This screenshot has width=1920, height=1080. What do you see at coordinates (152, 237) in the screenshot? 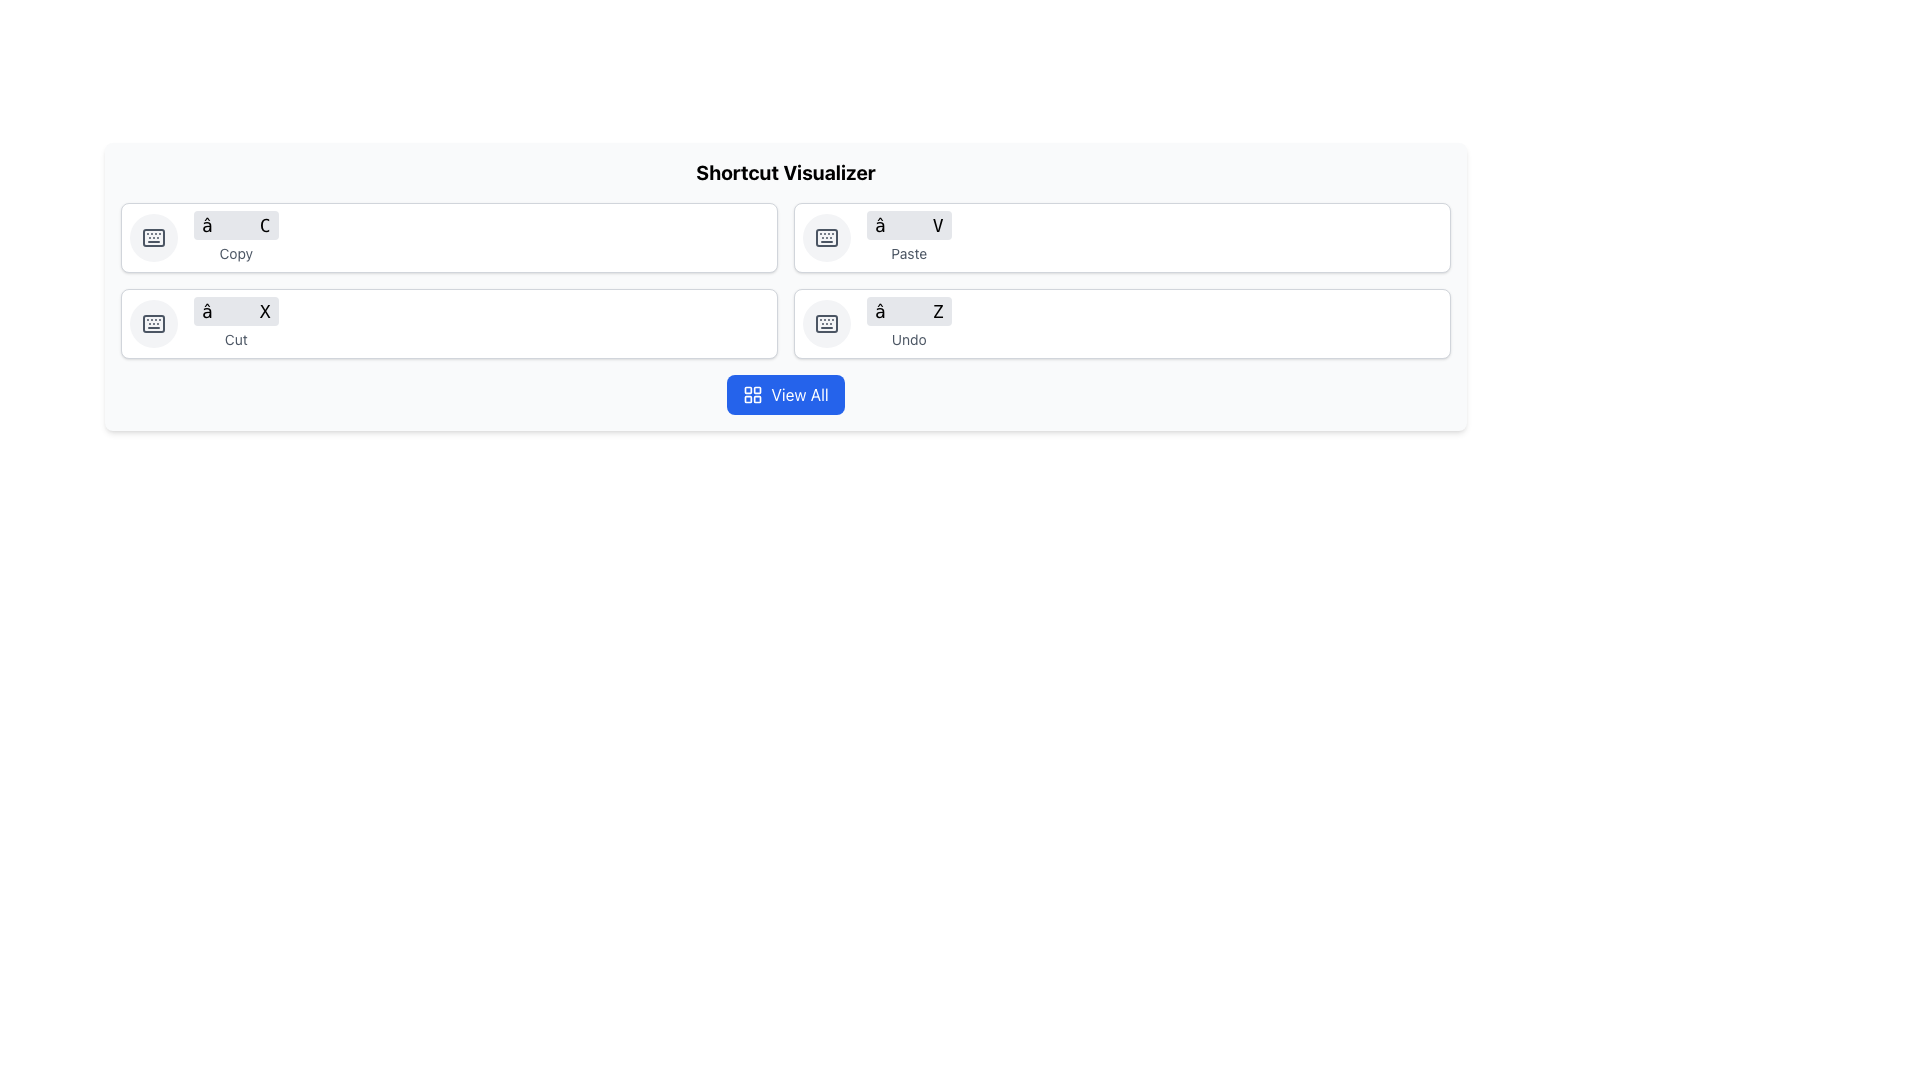
I see `the 'keyboard input' icon button representing the 'Copy' shortcut, which is located to the left of the text '⌘ C' within the 'Shortcut Visualizer'` at bounding box center [152, 237].